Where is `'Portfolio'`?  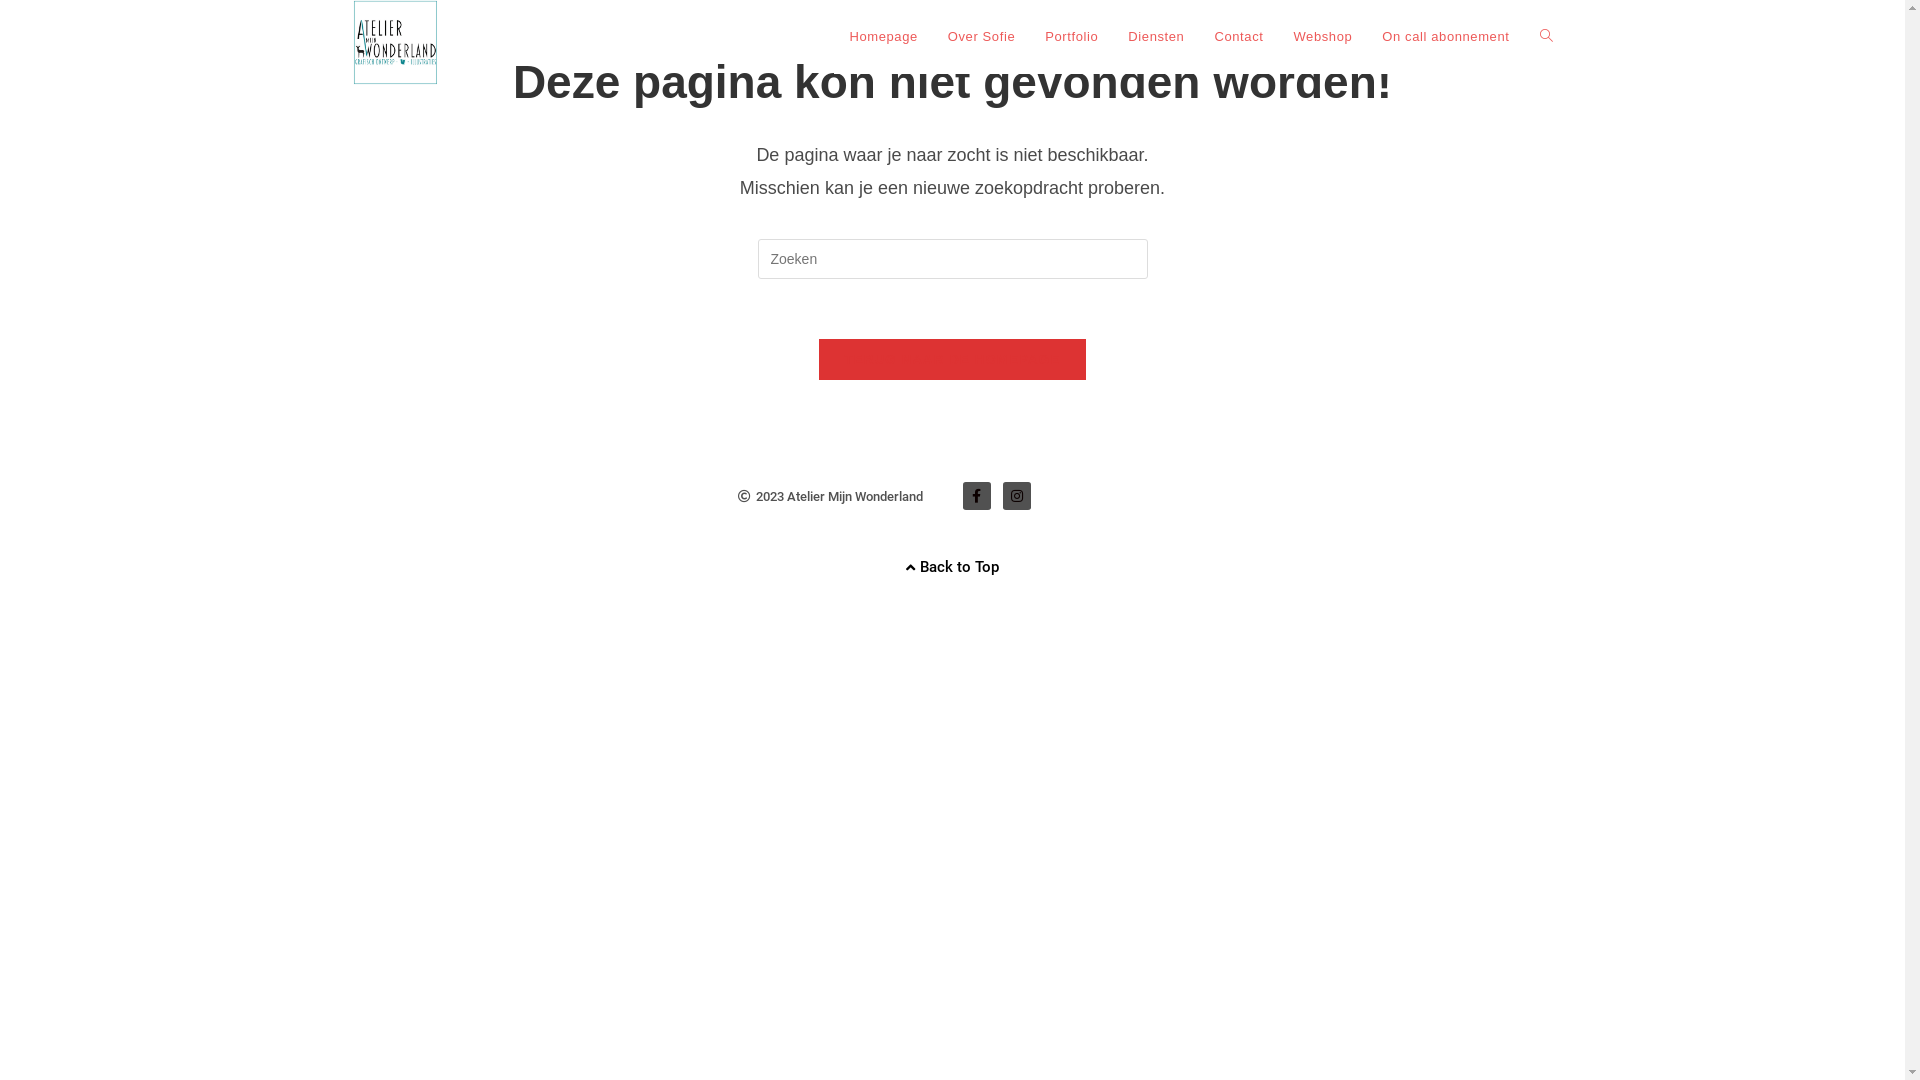 'Portfolio' is located at coordinates (1070, 37).